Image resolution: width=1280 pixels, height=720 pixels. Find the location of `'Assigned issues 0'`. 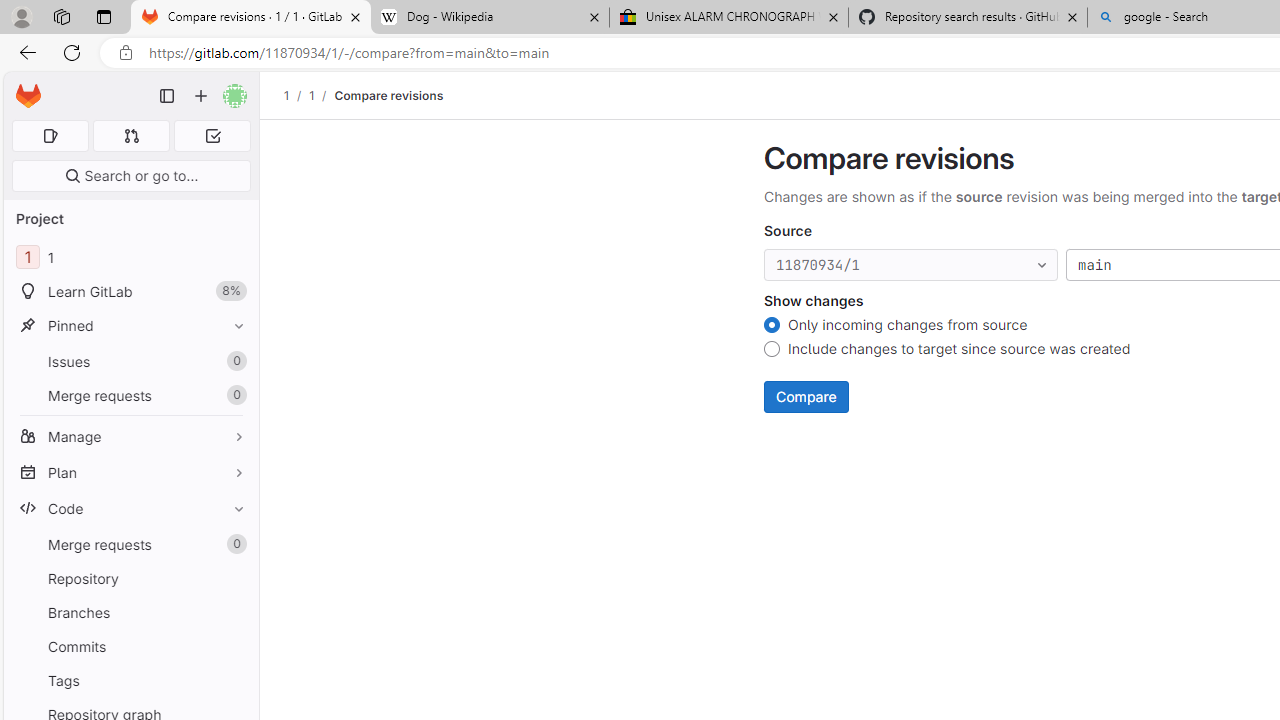

'Assigned issues 0' is located at coordinates (50, 135).